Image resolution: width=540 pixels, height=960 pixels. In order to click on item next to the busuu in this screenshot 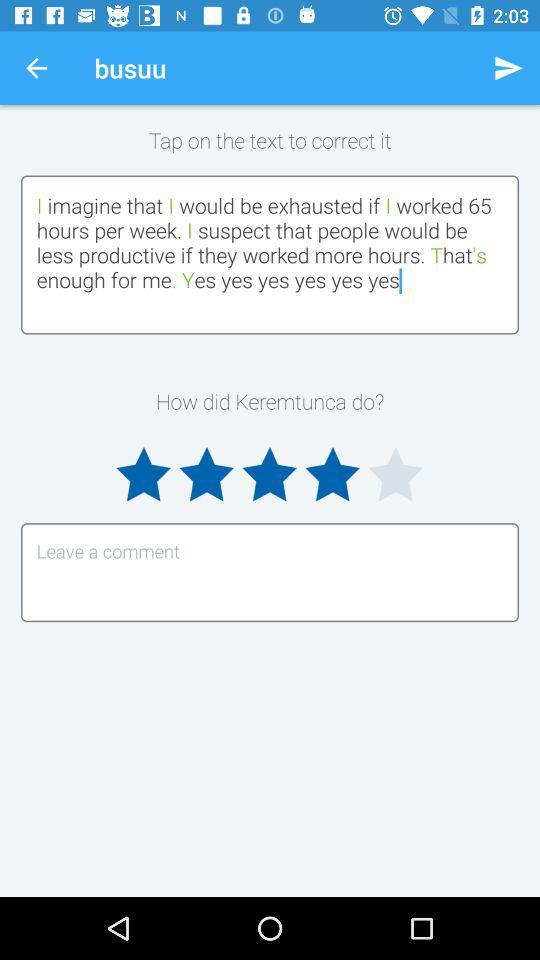, I will do `click(508, 68)`.